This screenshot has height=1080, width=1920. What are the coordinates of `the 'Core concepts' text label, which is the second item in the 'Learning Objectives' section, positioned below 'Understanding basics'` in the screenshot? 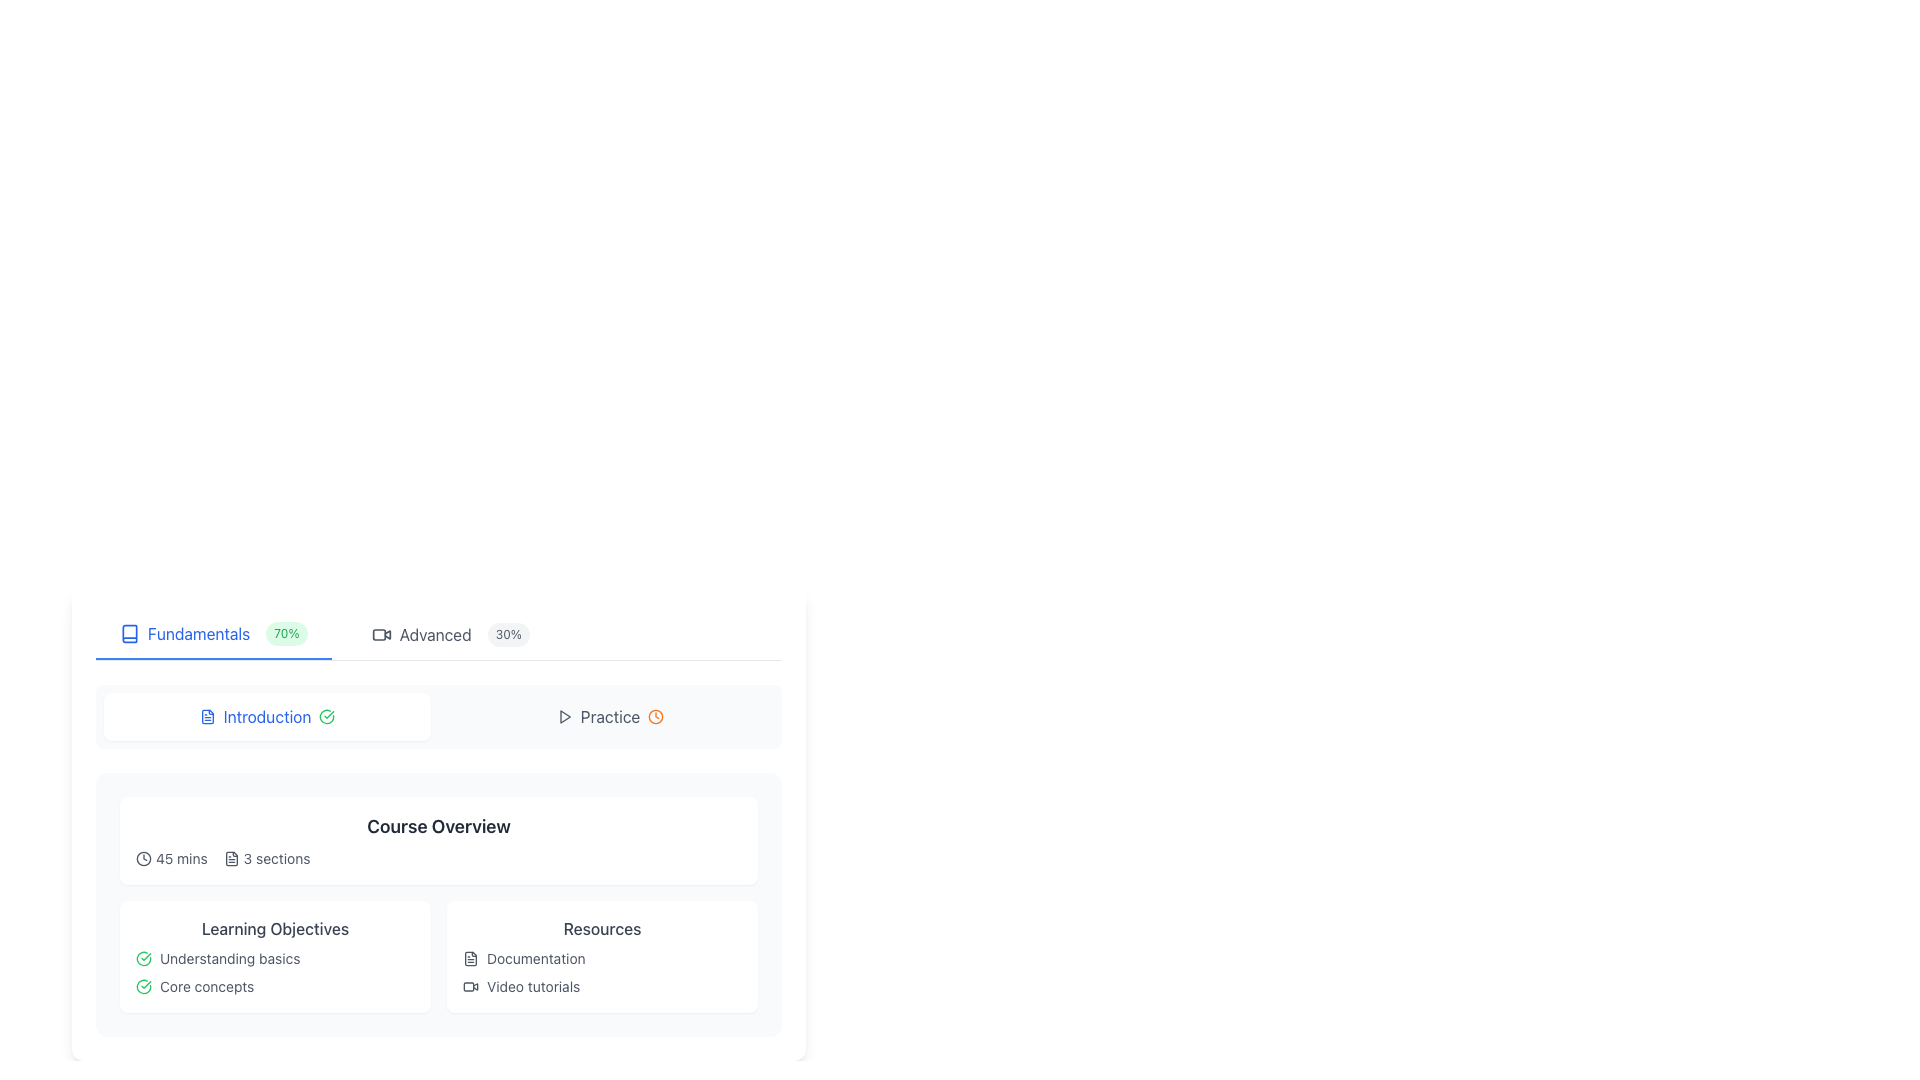 It's located at (207, 986).